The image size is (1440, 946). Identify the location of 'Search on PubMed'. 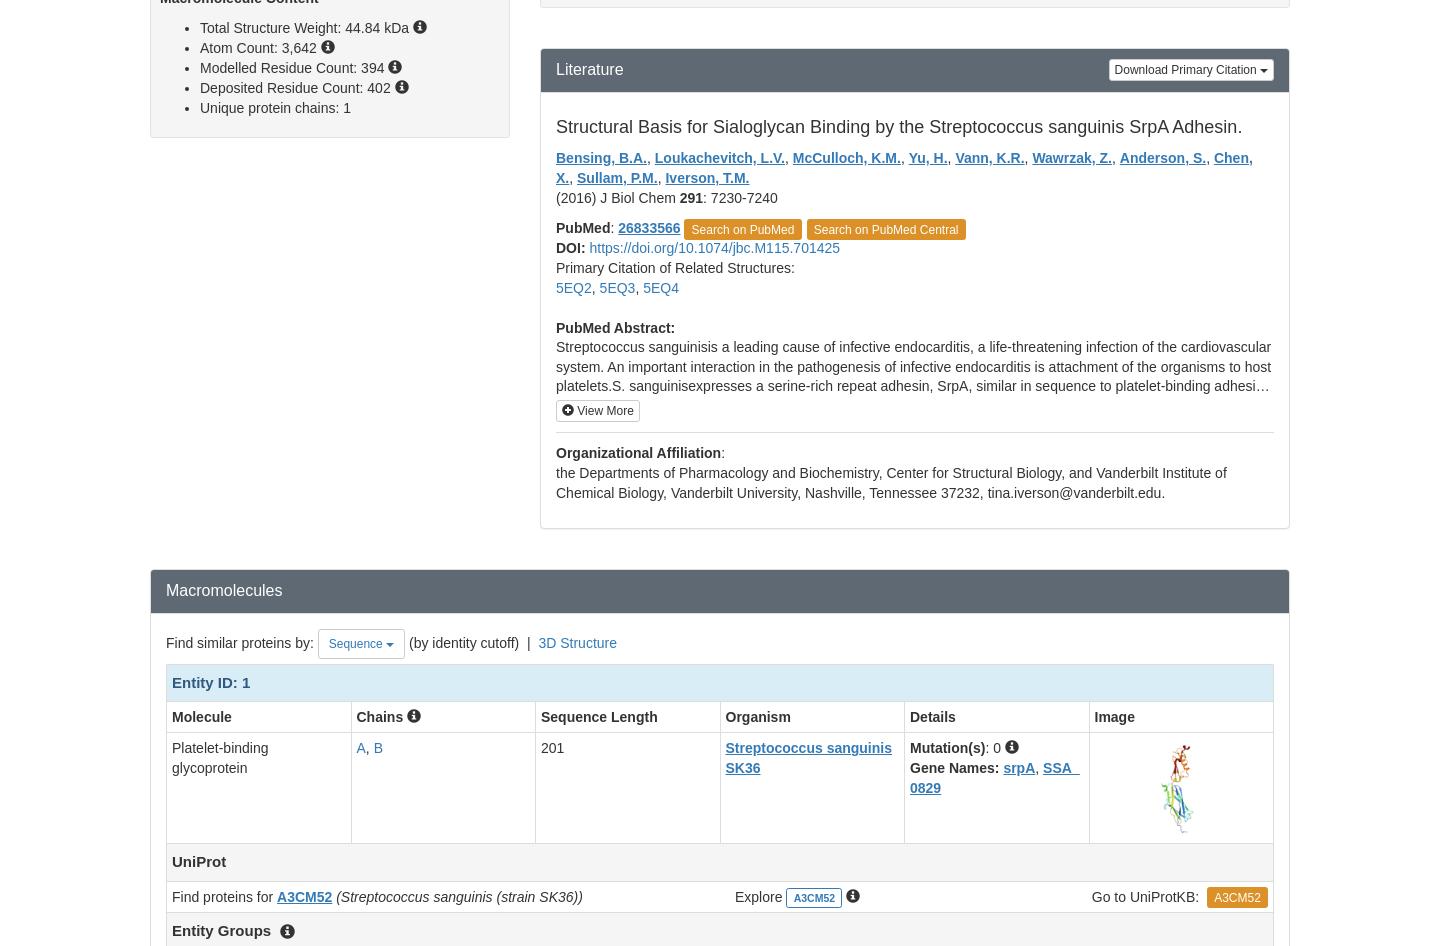
(741, 229).